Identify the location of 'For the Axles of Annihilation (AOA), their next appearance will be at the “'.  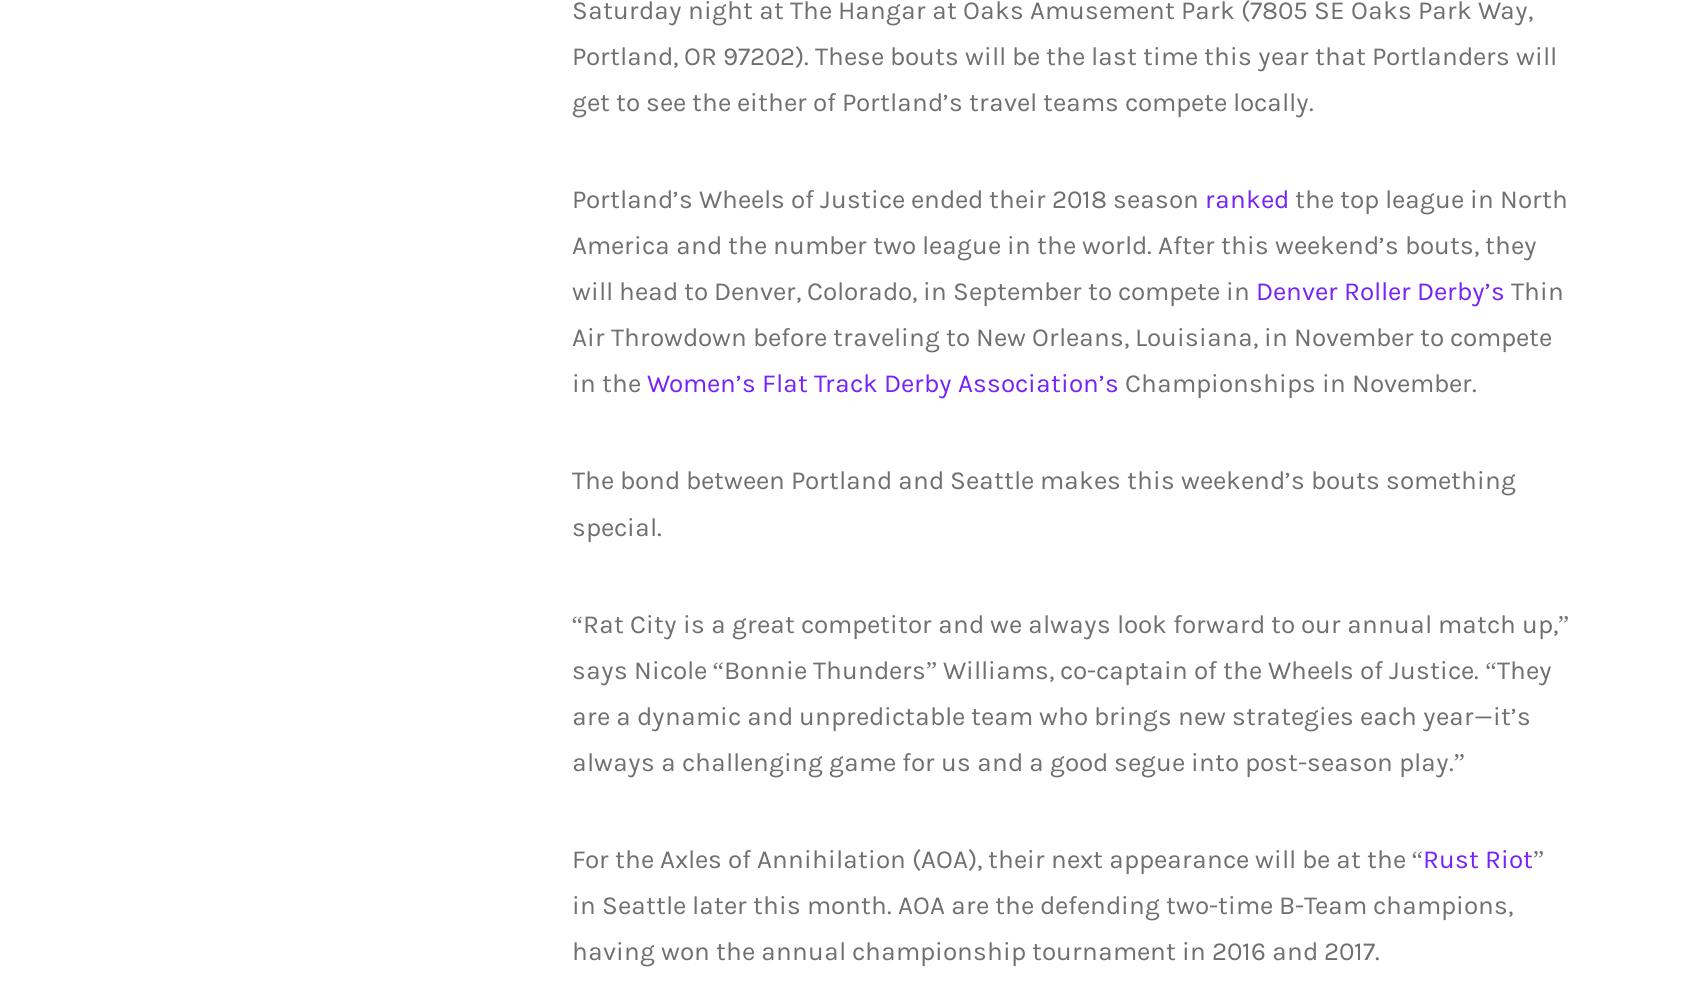
(996, 858).